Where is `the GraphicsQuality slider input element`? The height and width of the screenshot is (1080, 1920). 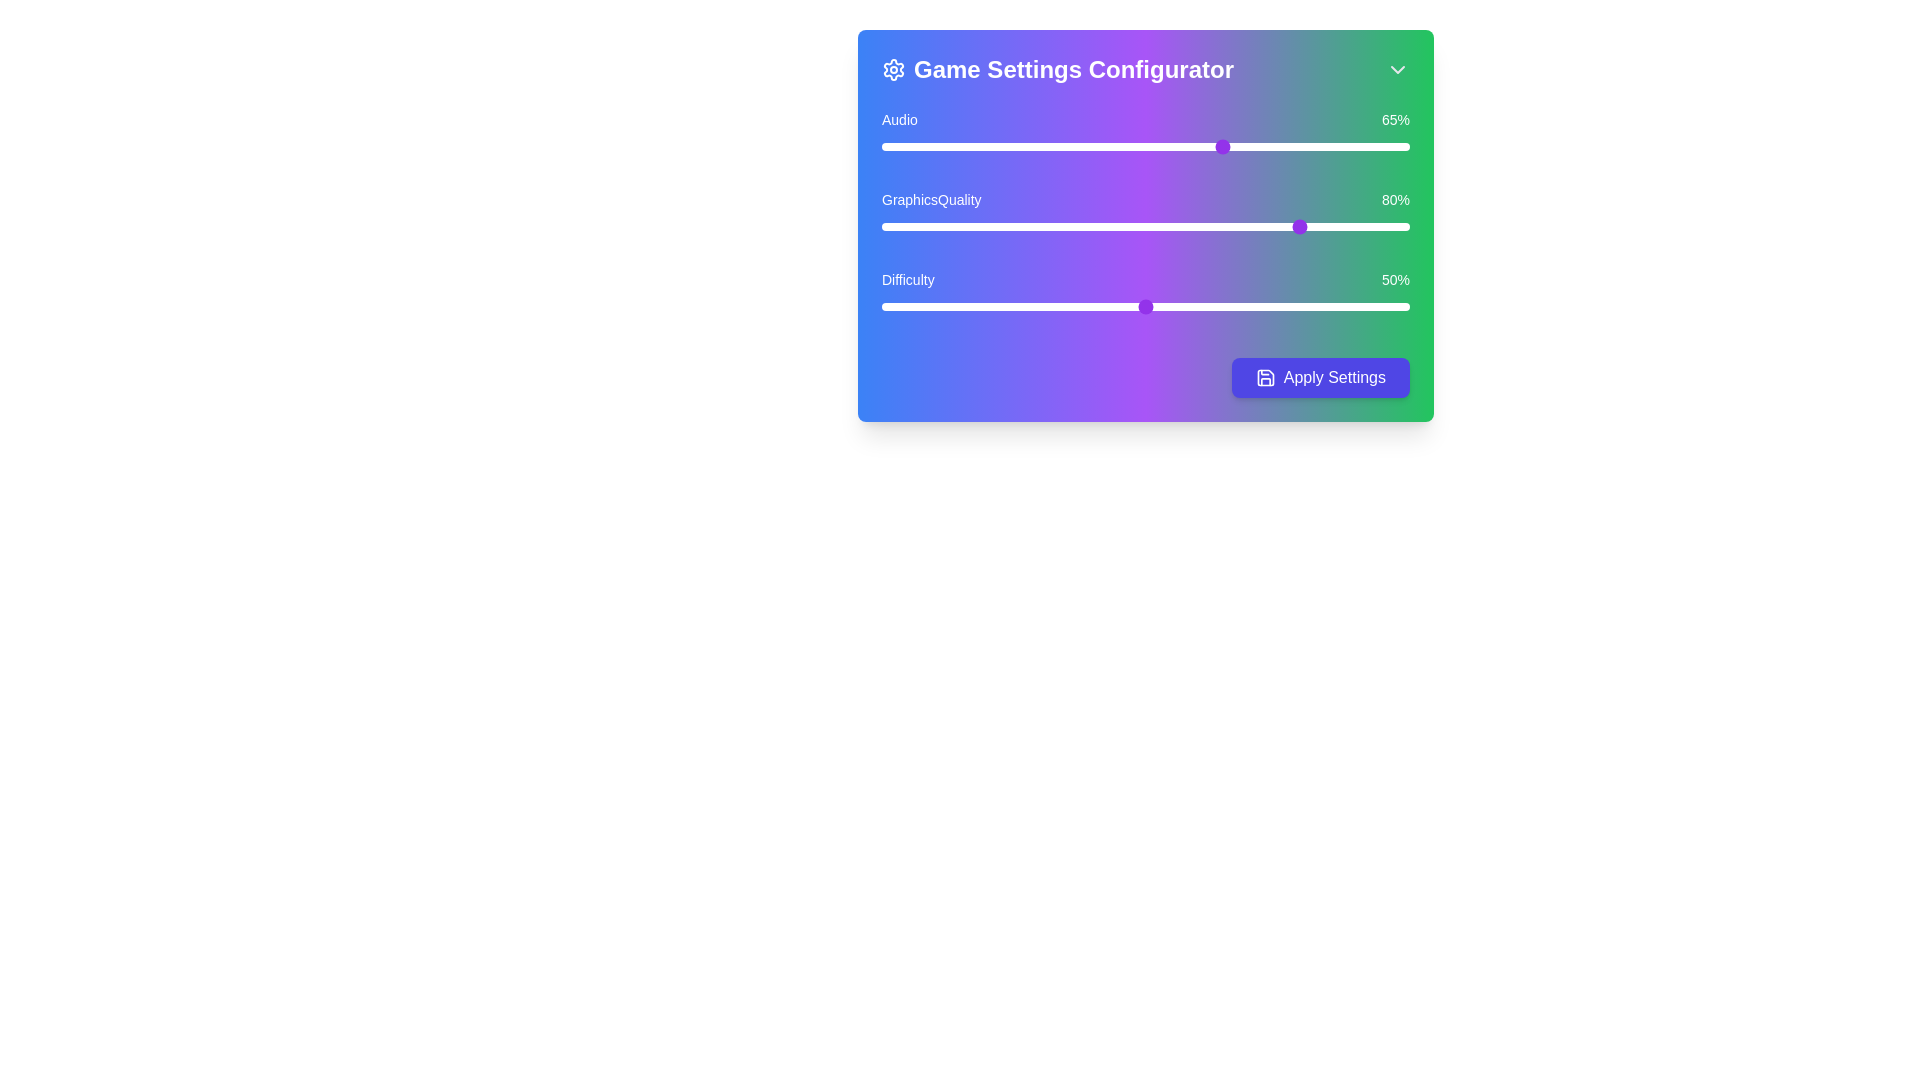 the GraphicsQuality slider input element is located at coordinates (1146, 226).